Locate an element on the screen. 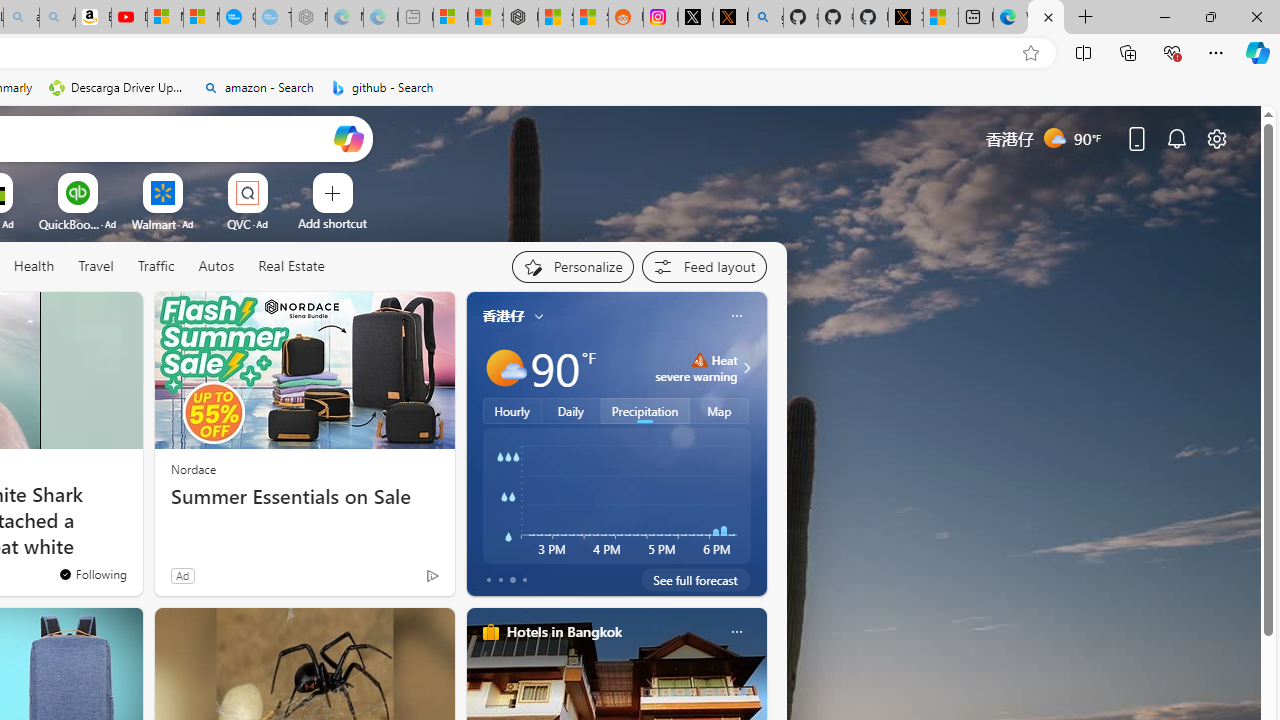 Image resolution: width=1280 pixels, height=720 pixels. 'tab-1' is located at coordinates (500, 579).